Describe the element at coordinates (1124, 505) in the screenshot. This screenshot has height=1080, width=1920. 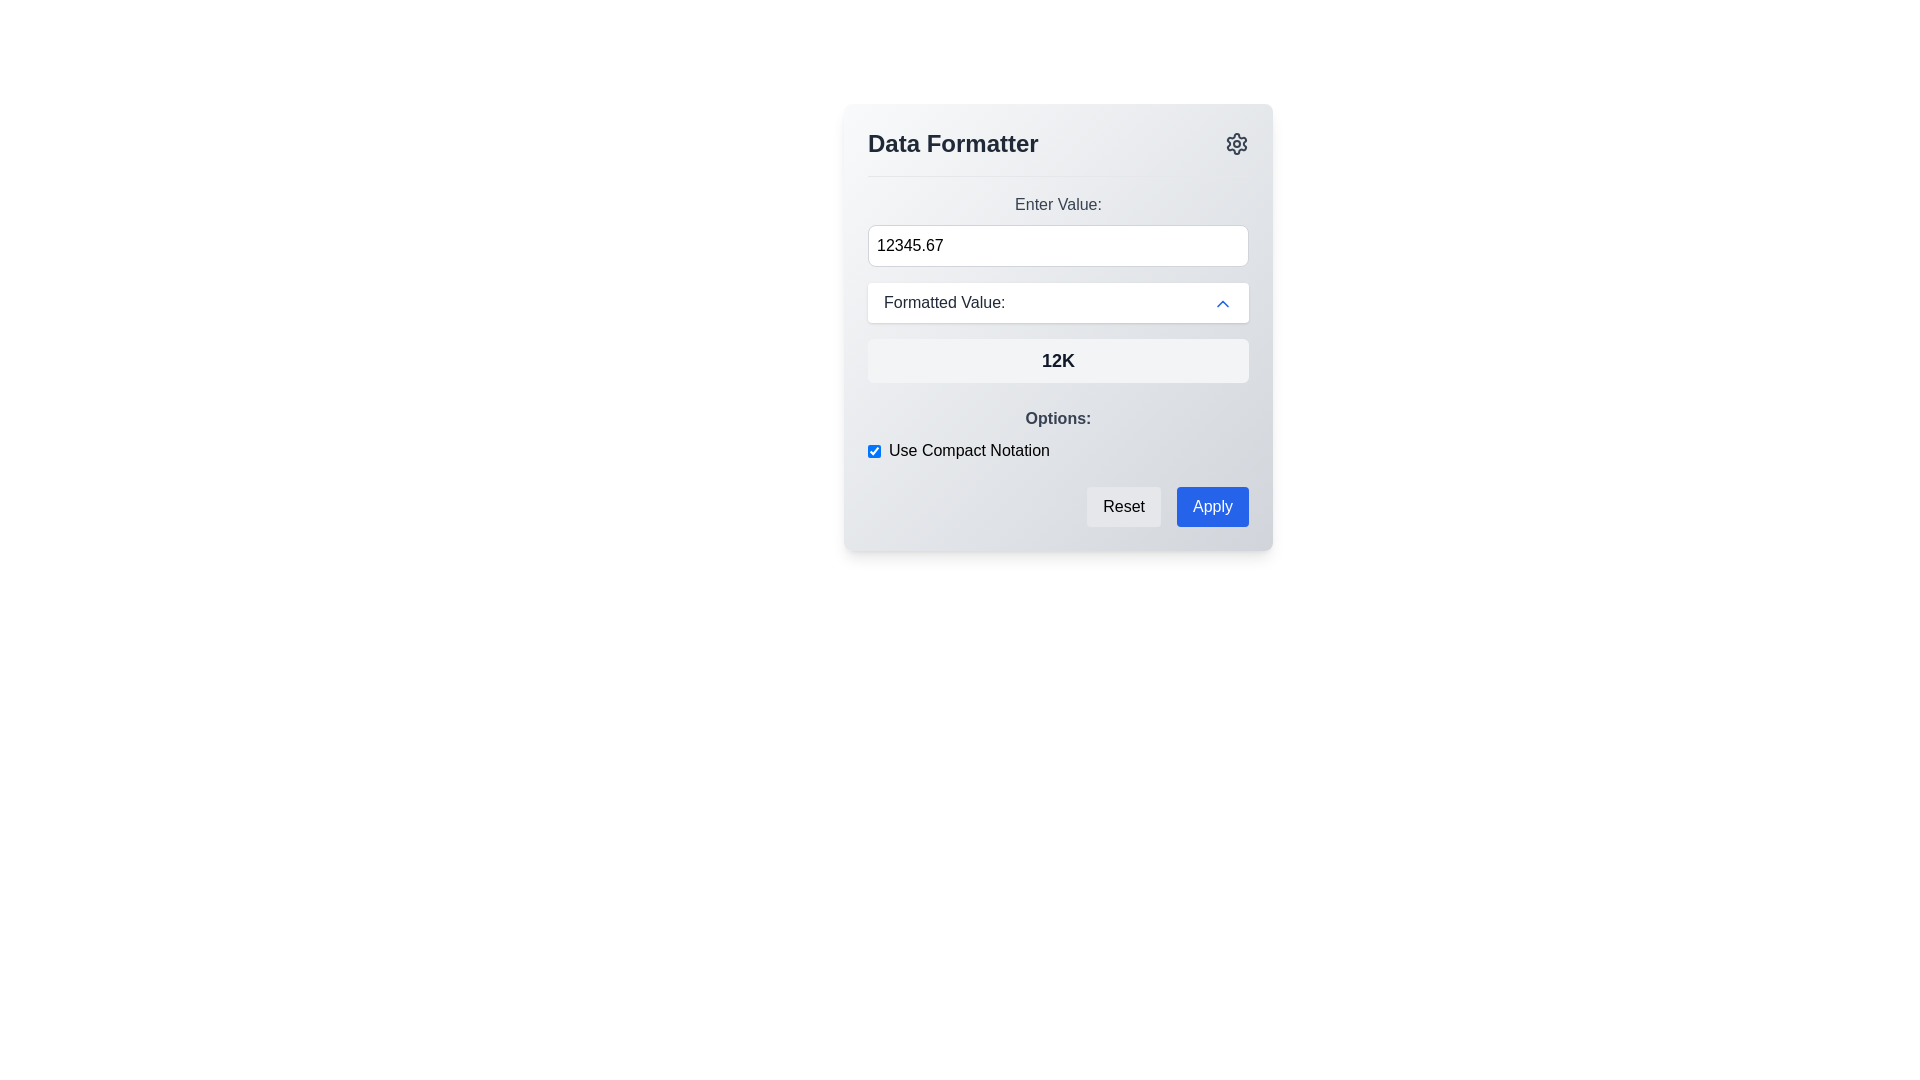
I see `the 'Reset' button, which is the leftmost button in a group of two buttons at the bottom-right area of a card-like interface` at that location.